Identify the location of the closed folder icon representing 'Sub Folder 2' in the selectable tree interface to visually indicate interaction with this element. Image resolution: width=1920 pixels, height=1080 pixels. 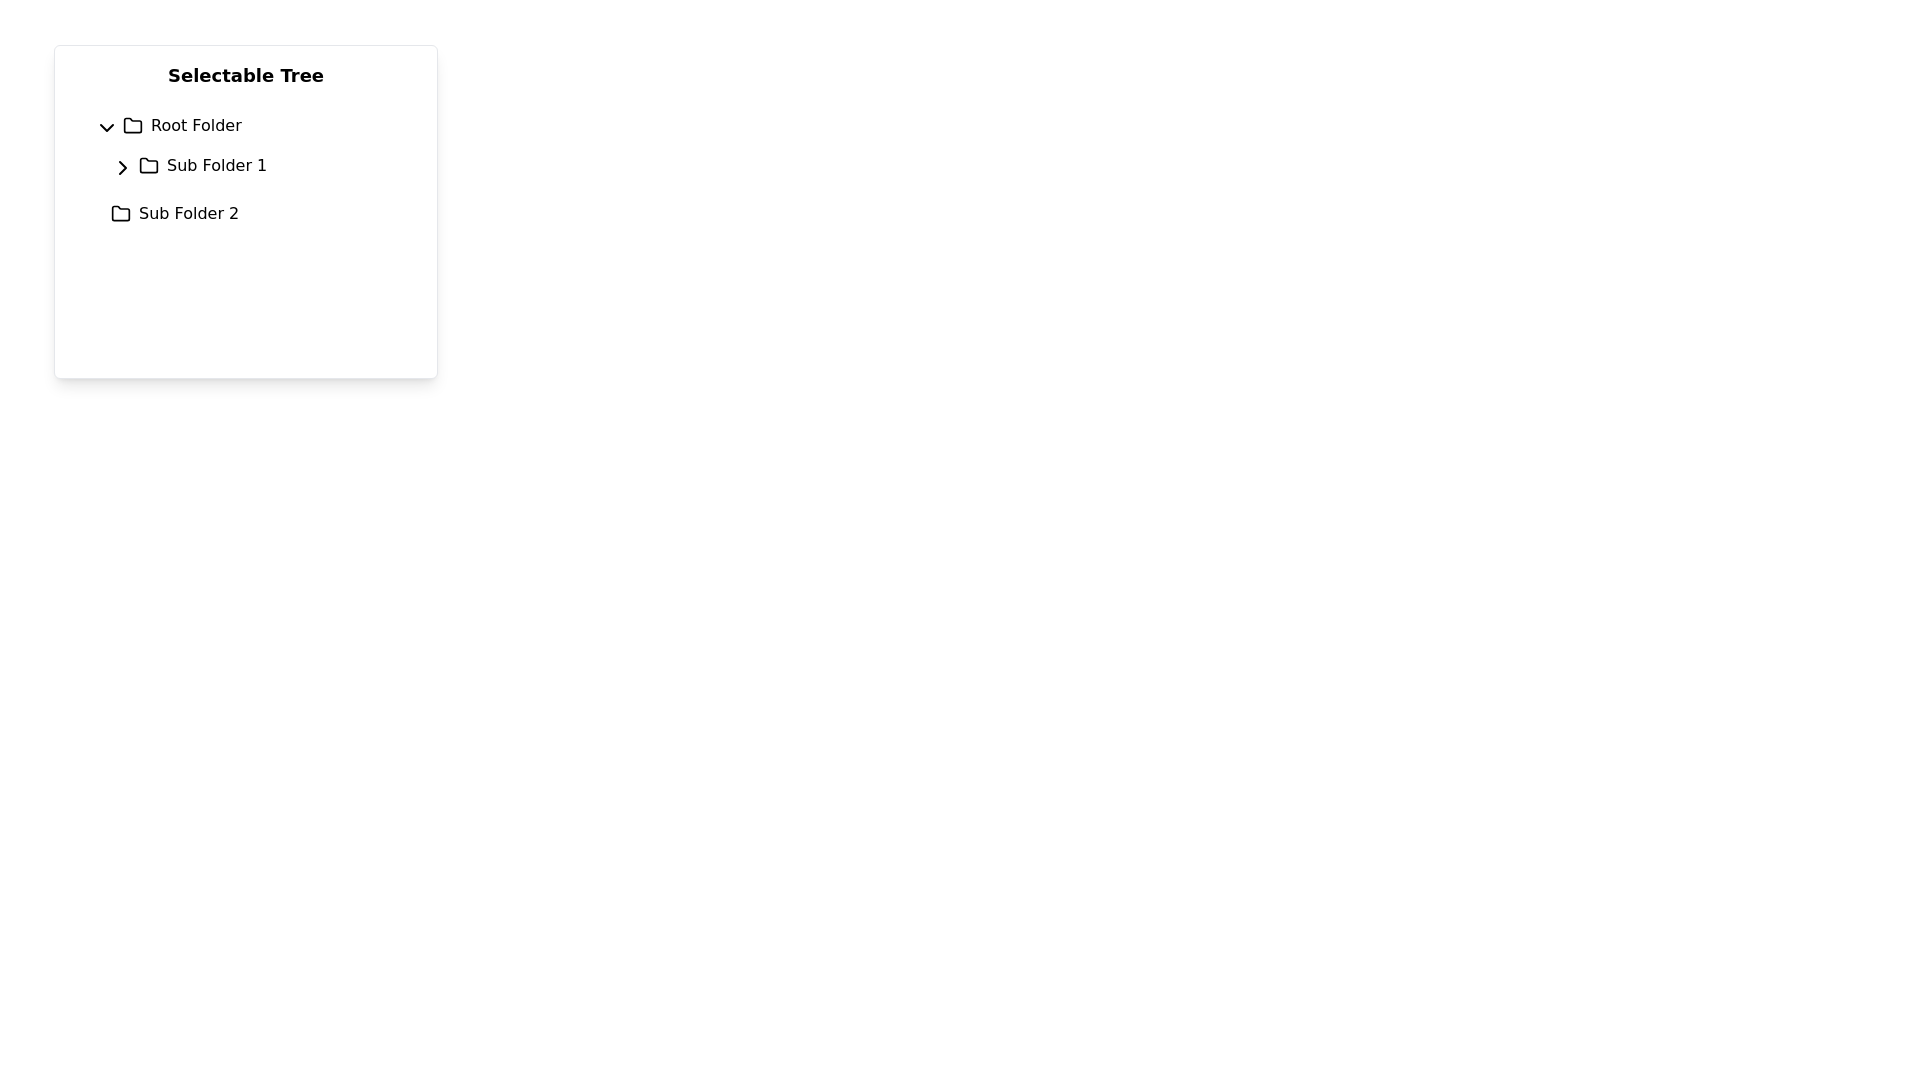
(119, 213).